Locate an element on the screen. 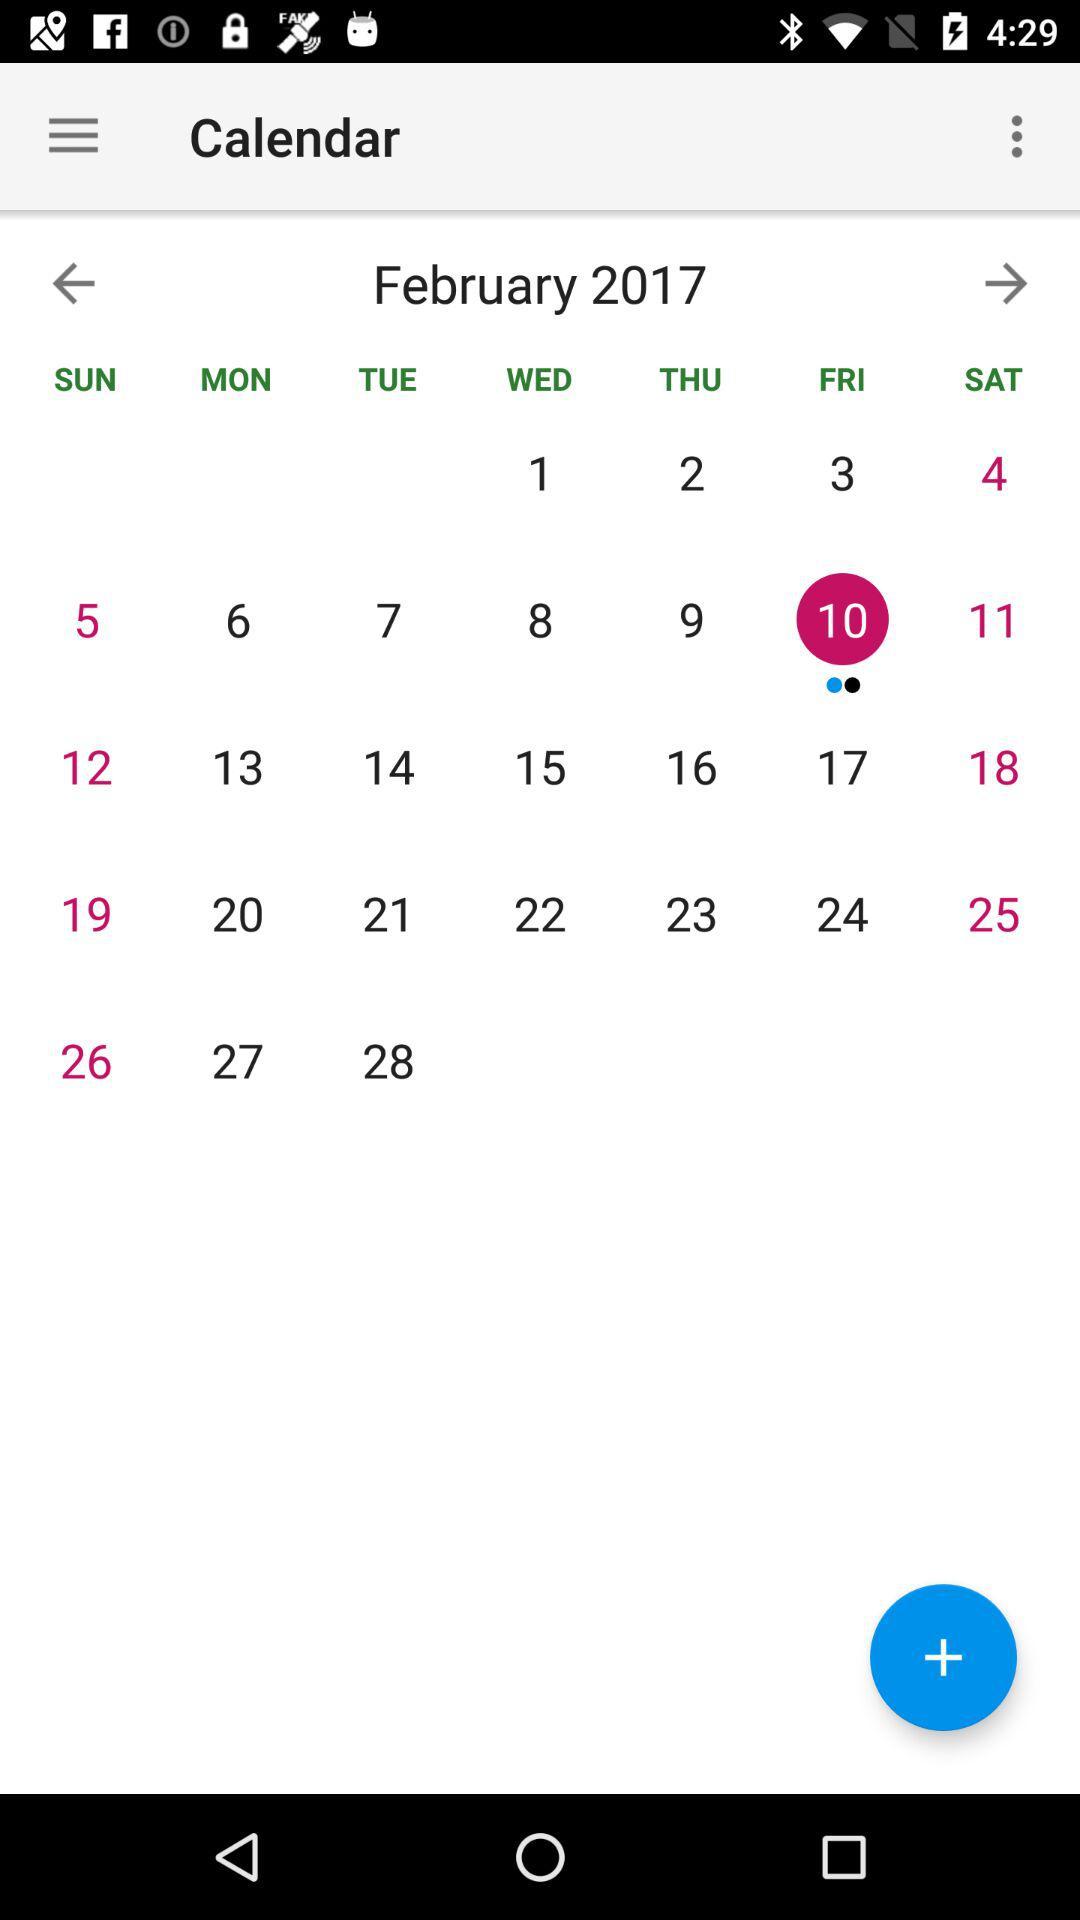 Image resolution: width=1080 pixels, height=1920 pixels. the arrow_backward icon is located at coordinates (72, 282).